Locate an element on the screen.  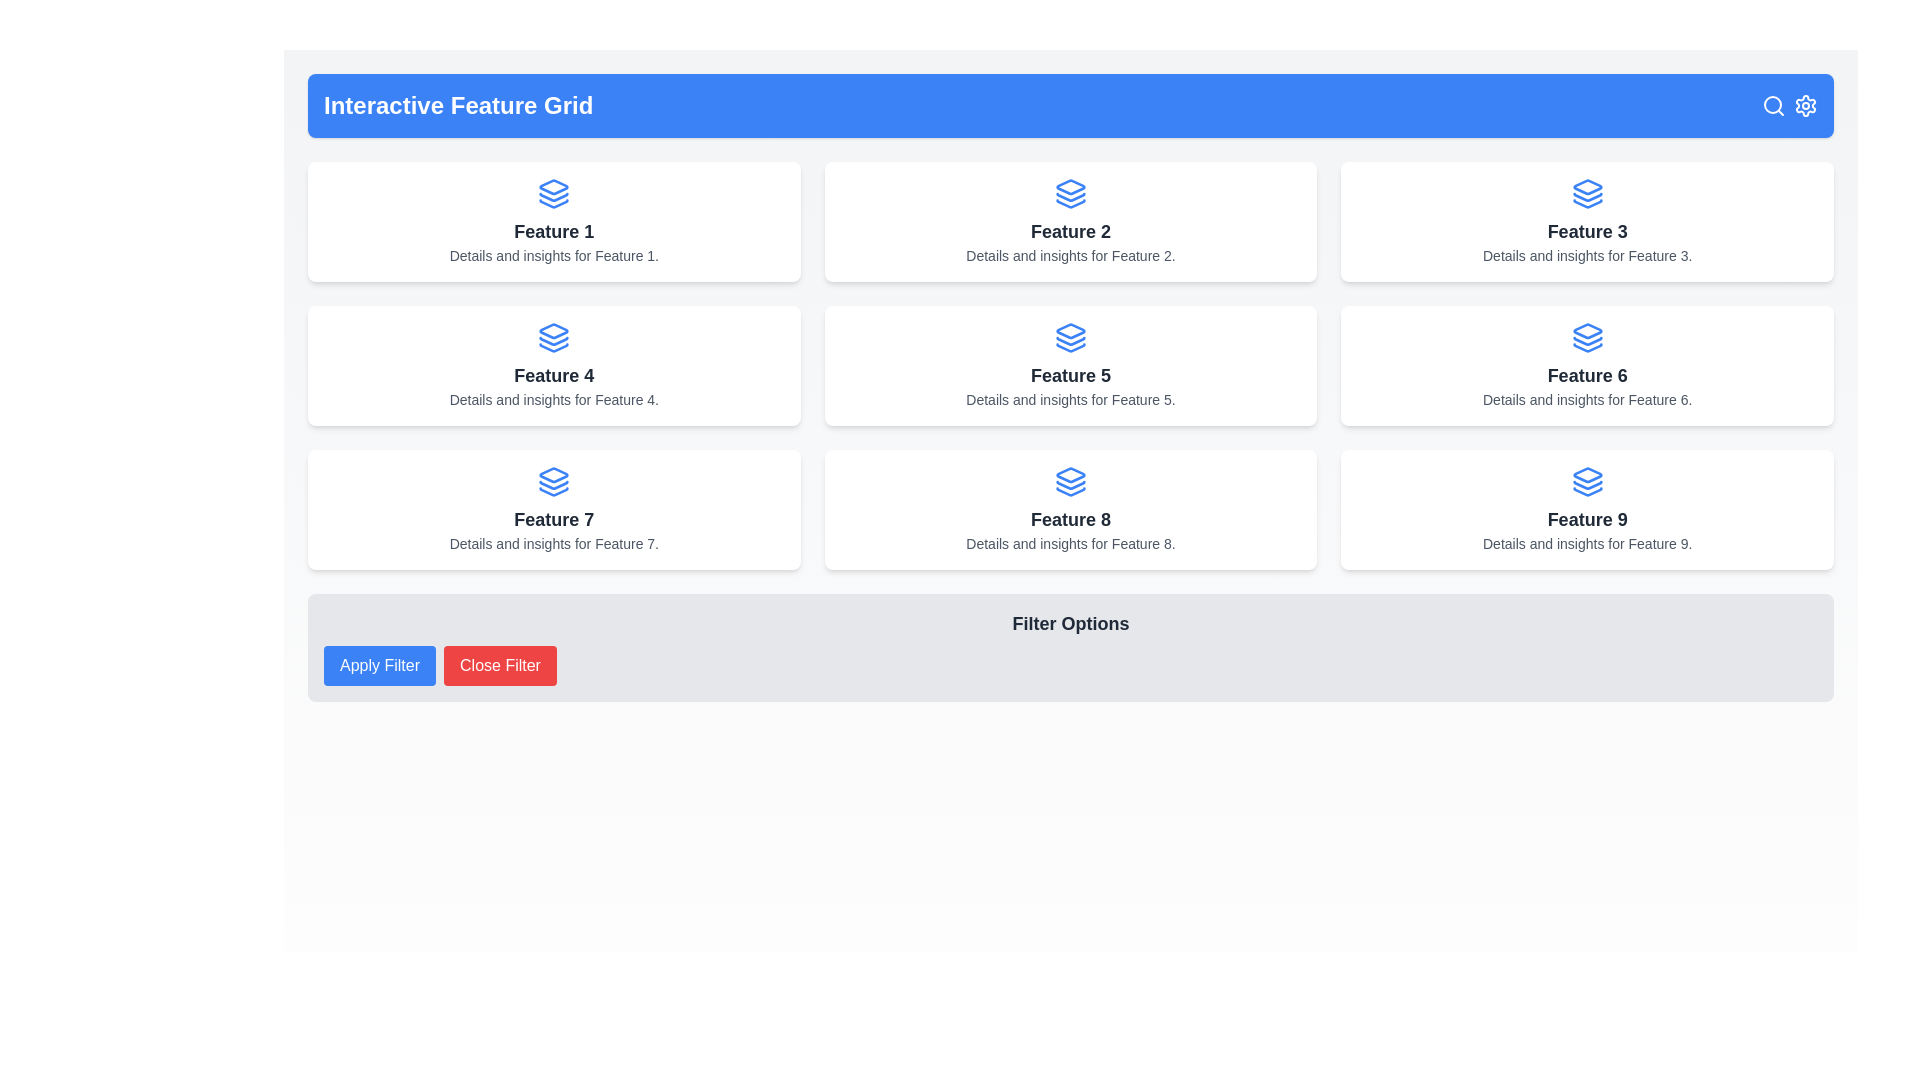
the decorative icon with a blue outline located at the top of the 'Feature 3' card in the top right portion of the interface is located at coordinates (1586, 187).